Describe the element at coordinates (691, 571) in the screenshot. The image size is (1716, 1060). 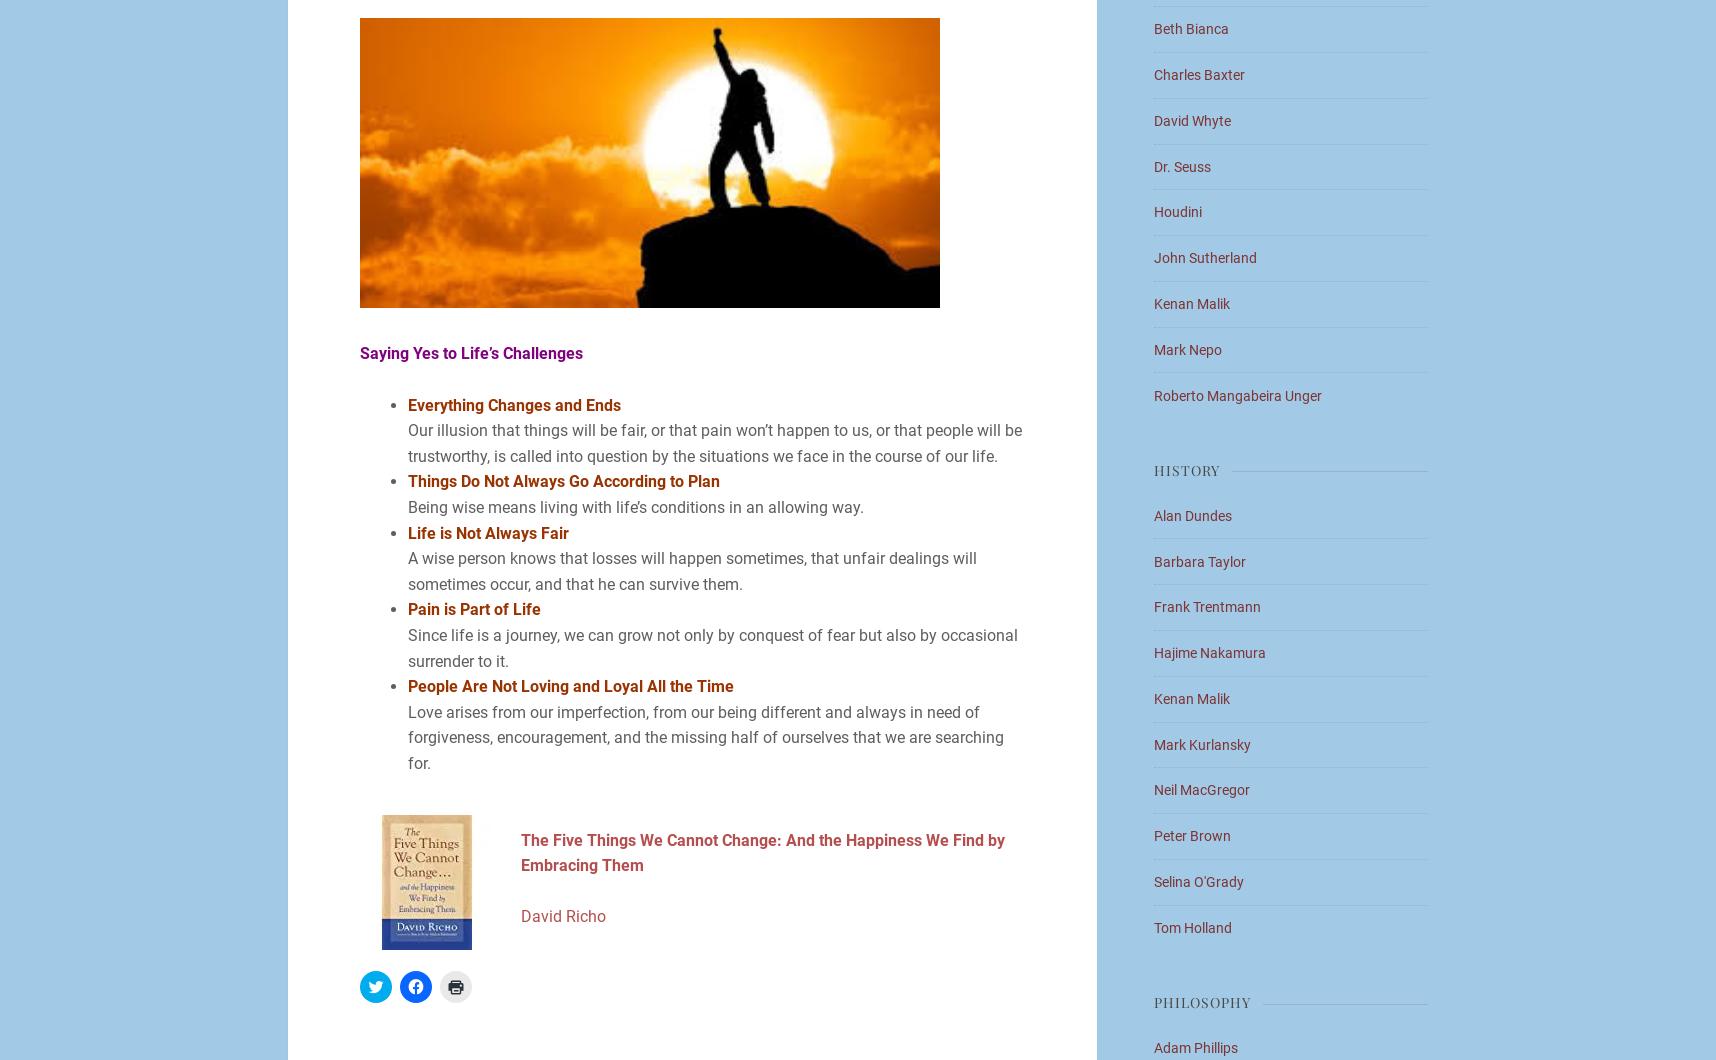
I see `'A wise person knows that losses will happen sometimes, that unfair dealings will sometimes occur, and that he can survive them.'` at that location.